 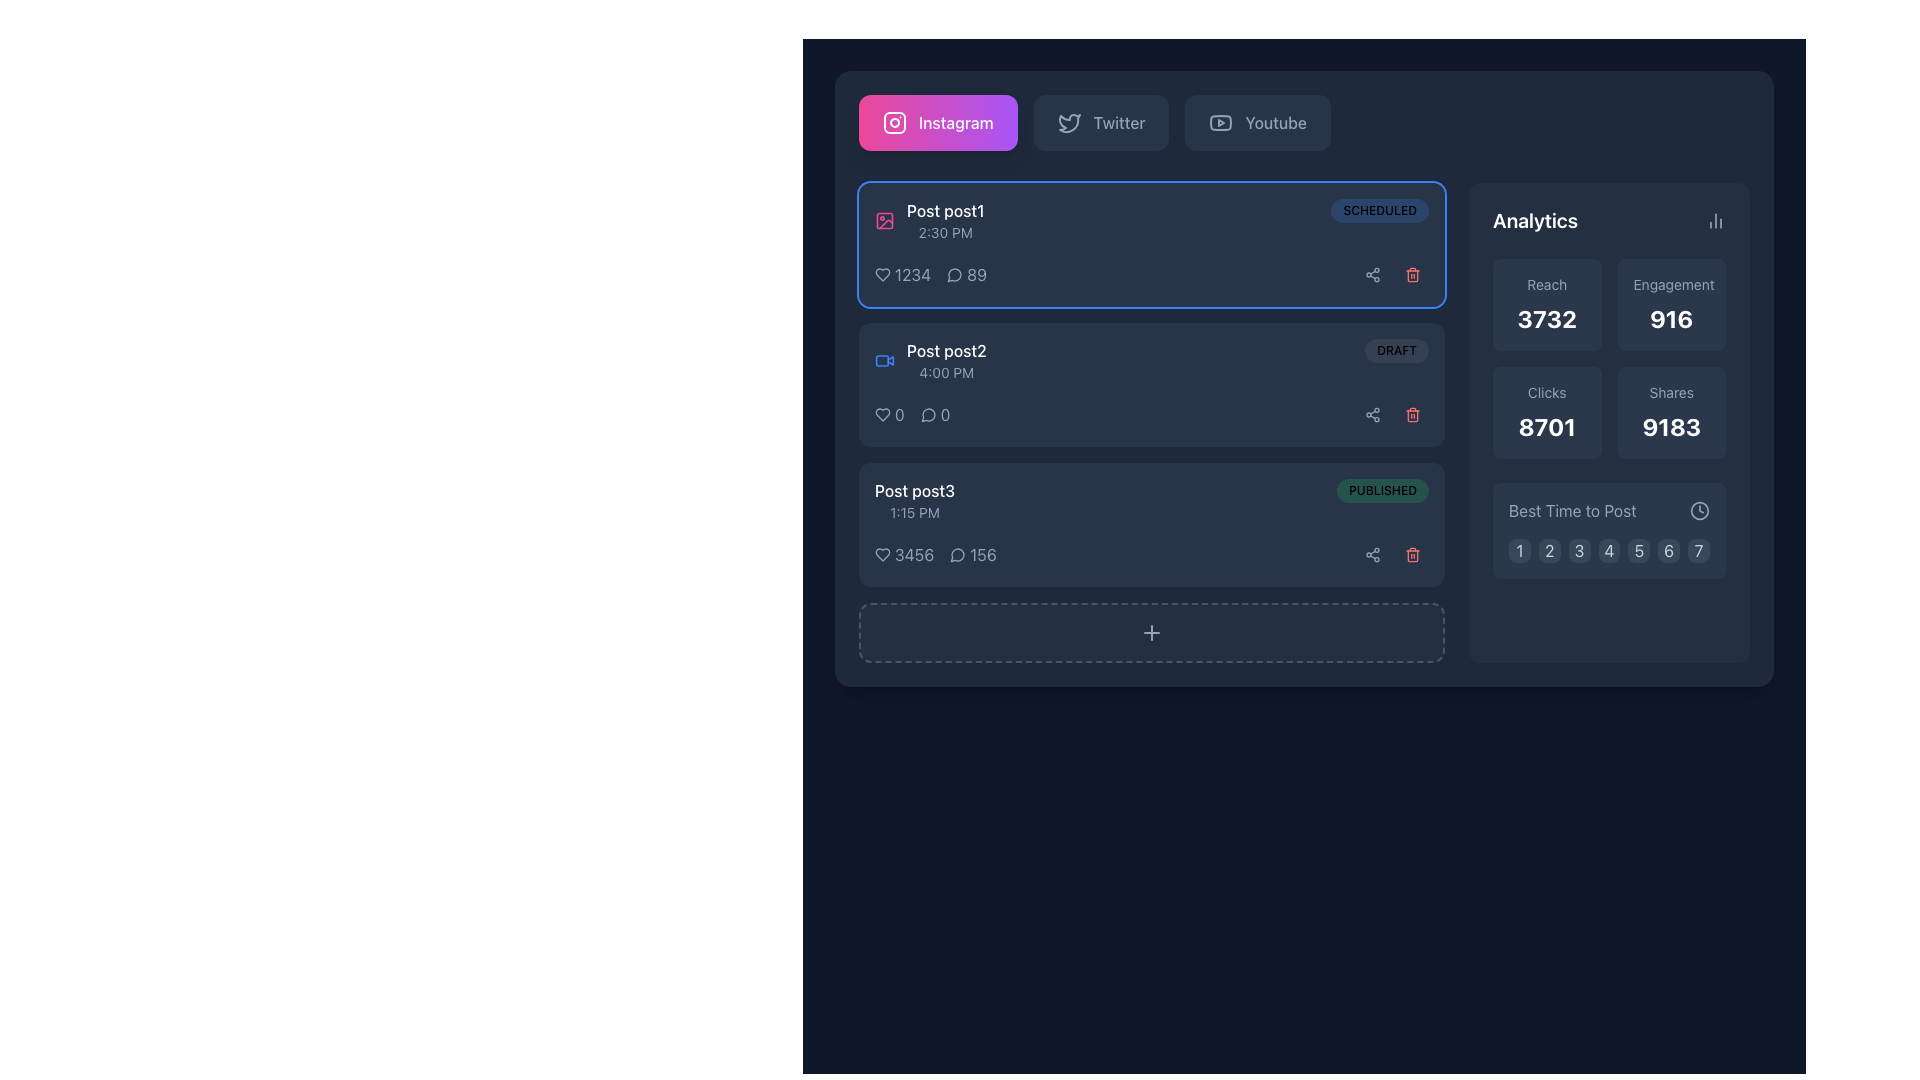 What do you see at coordinates (927, 414) in the screenshot?
I see `the small chat bubble icon located below the second post entry` at bounding box center [927, 414].